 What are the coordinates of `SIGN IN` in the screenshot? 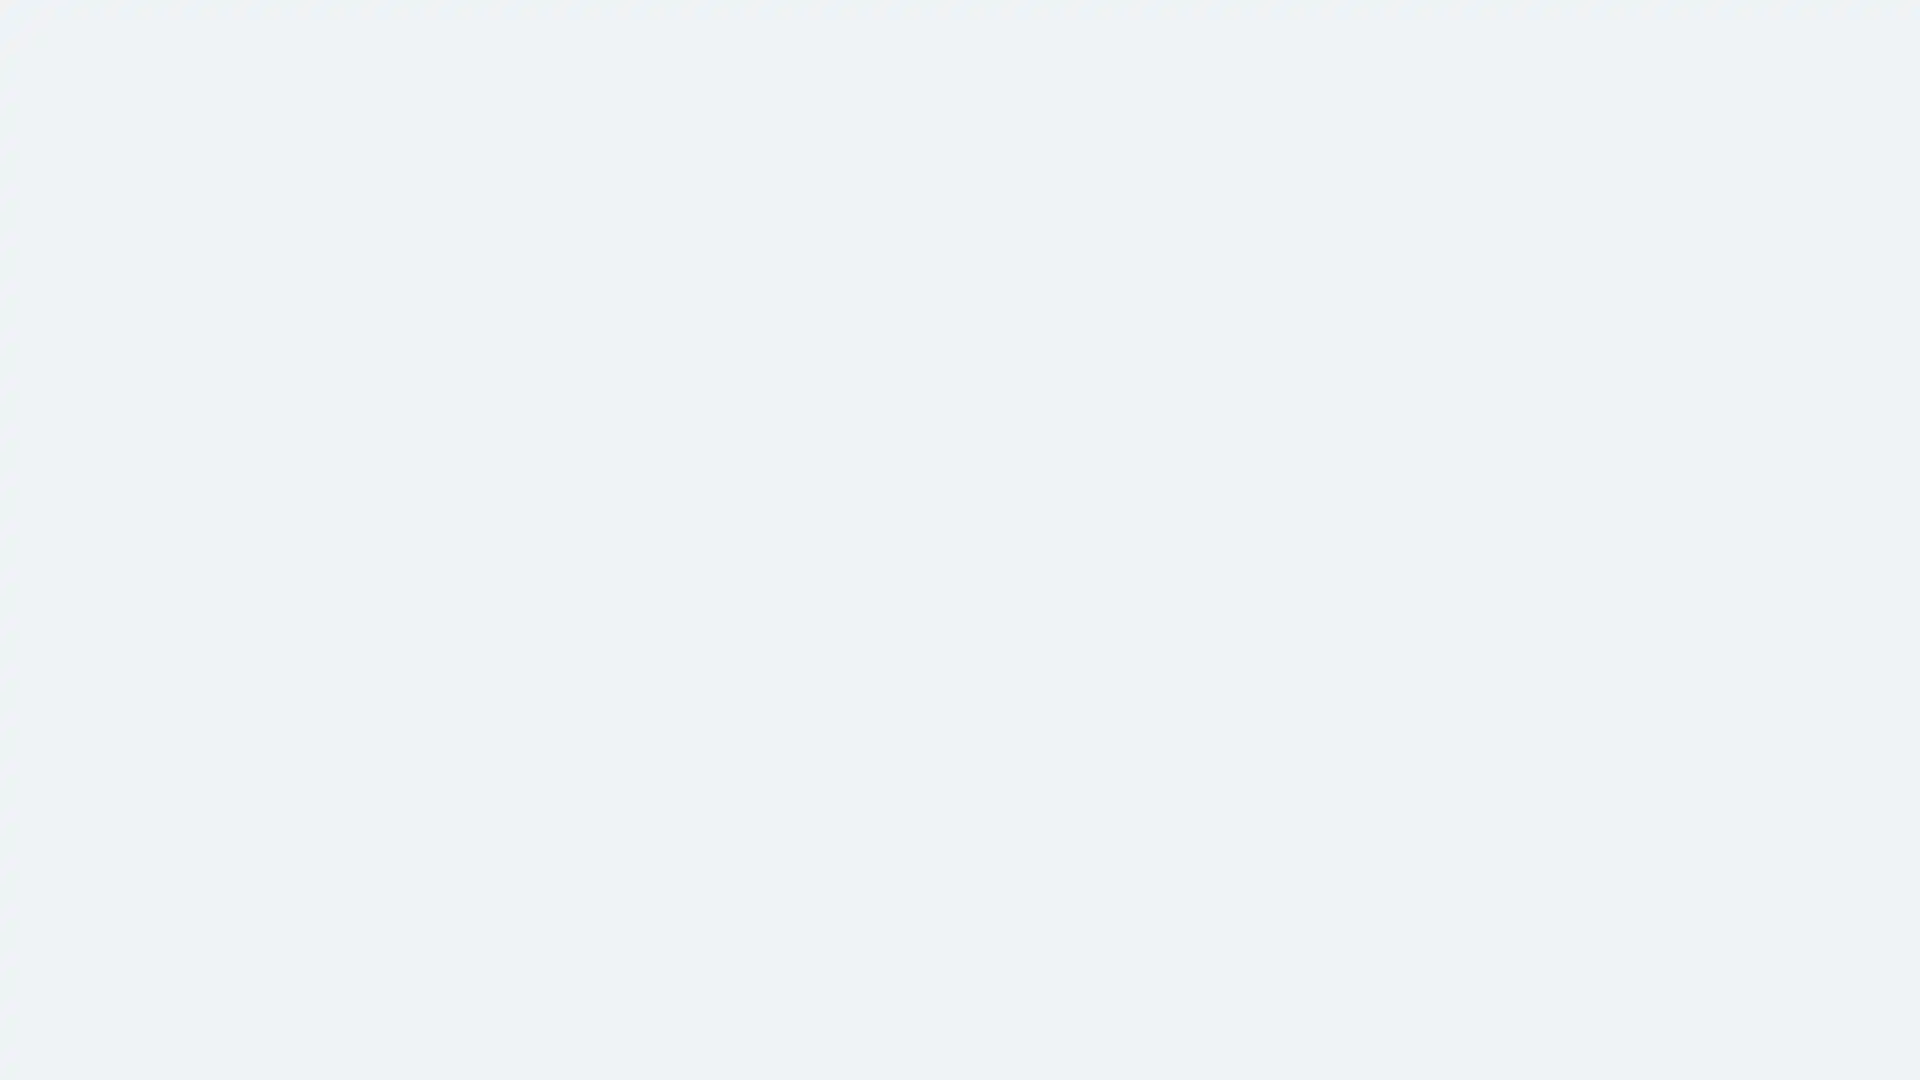 It's located at (607, 641).